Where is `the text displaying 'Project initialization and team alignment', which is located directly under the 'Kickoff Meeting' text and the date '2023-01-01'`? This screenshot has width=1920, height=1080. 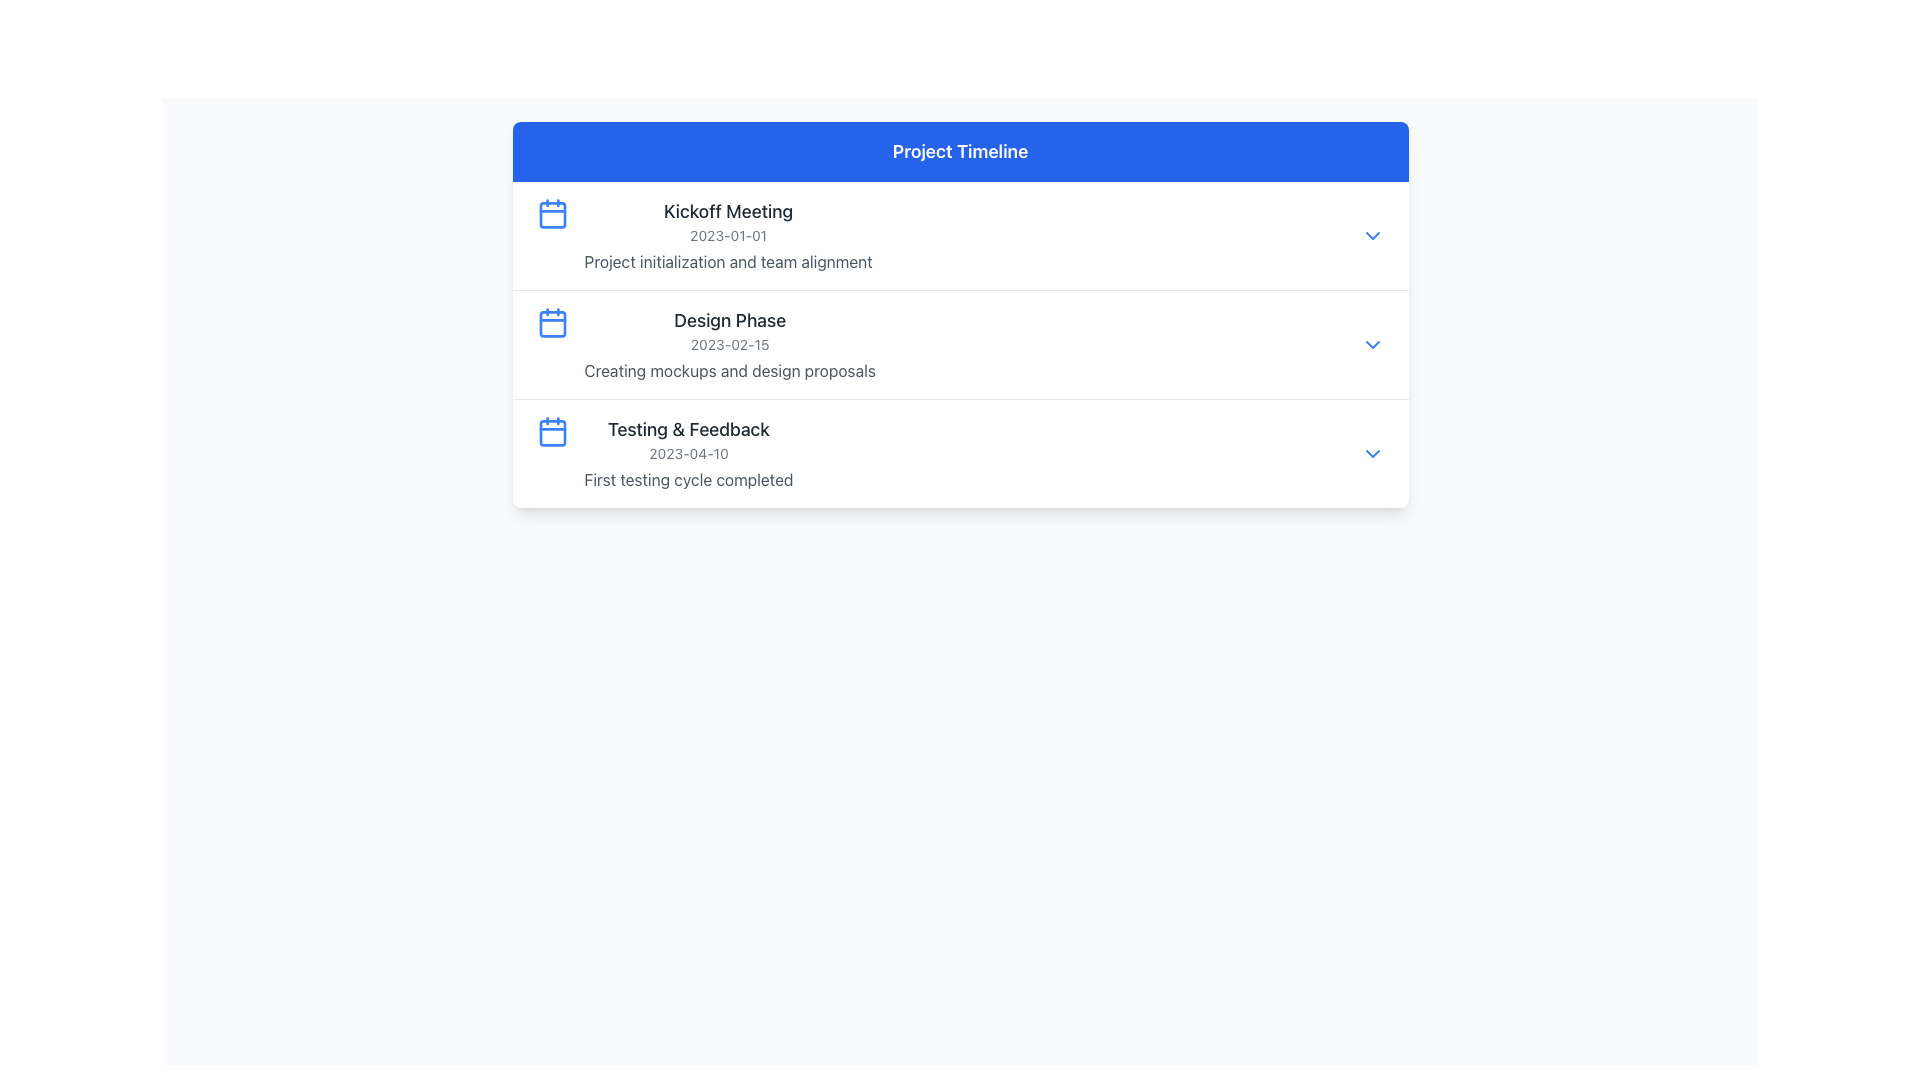
the text displaying 'Project initialization and team alignment', which is located directly under the 'Kickoff Meeting' text and the date '2023-01-01' is located at coordinates (727, 261).